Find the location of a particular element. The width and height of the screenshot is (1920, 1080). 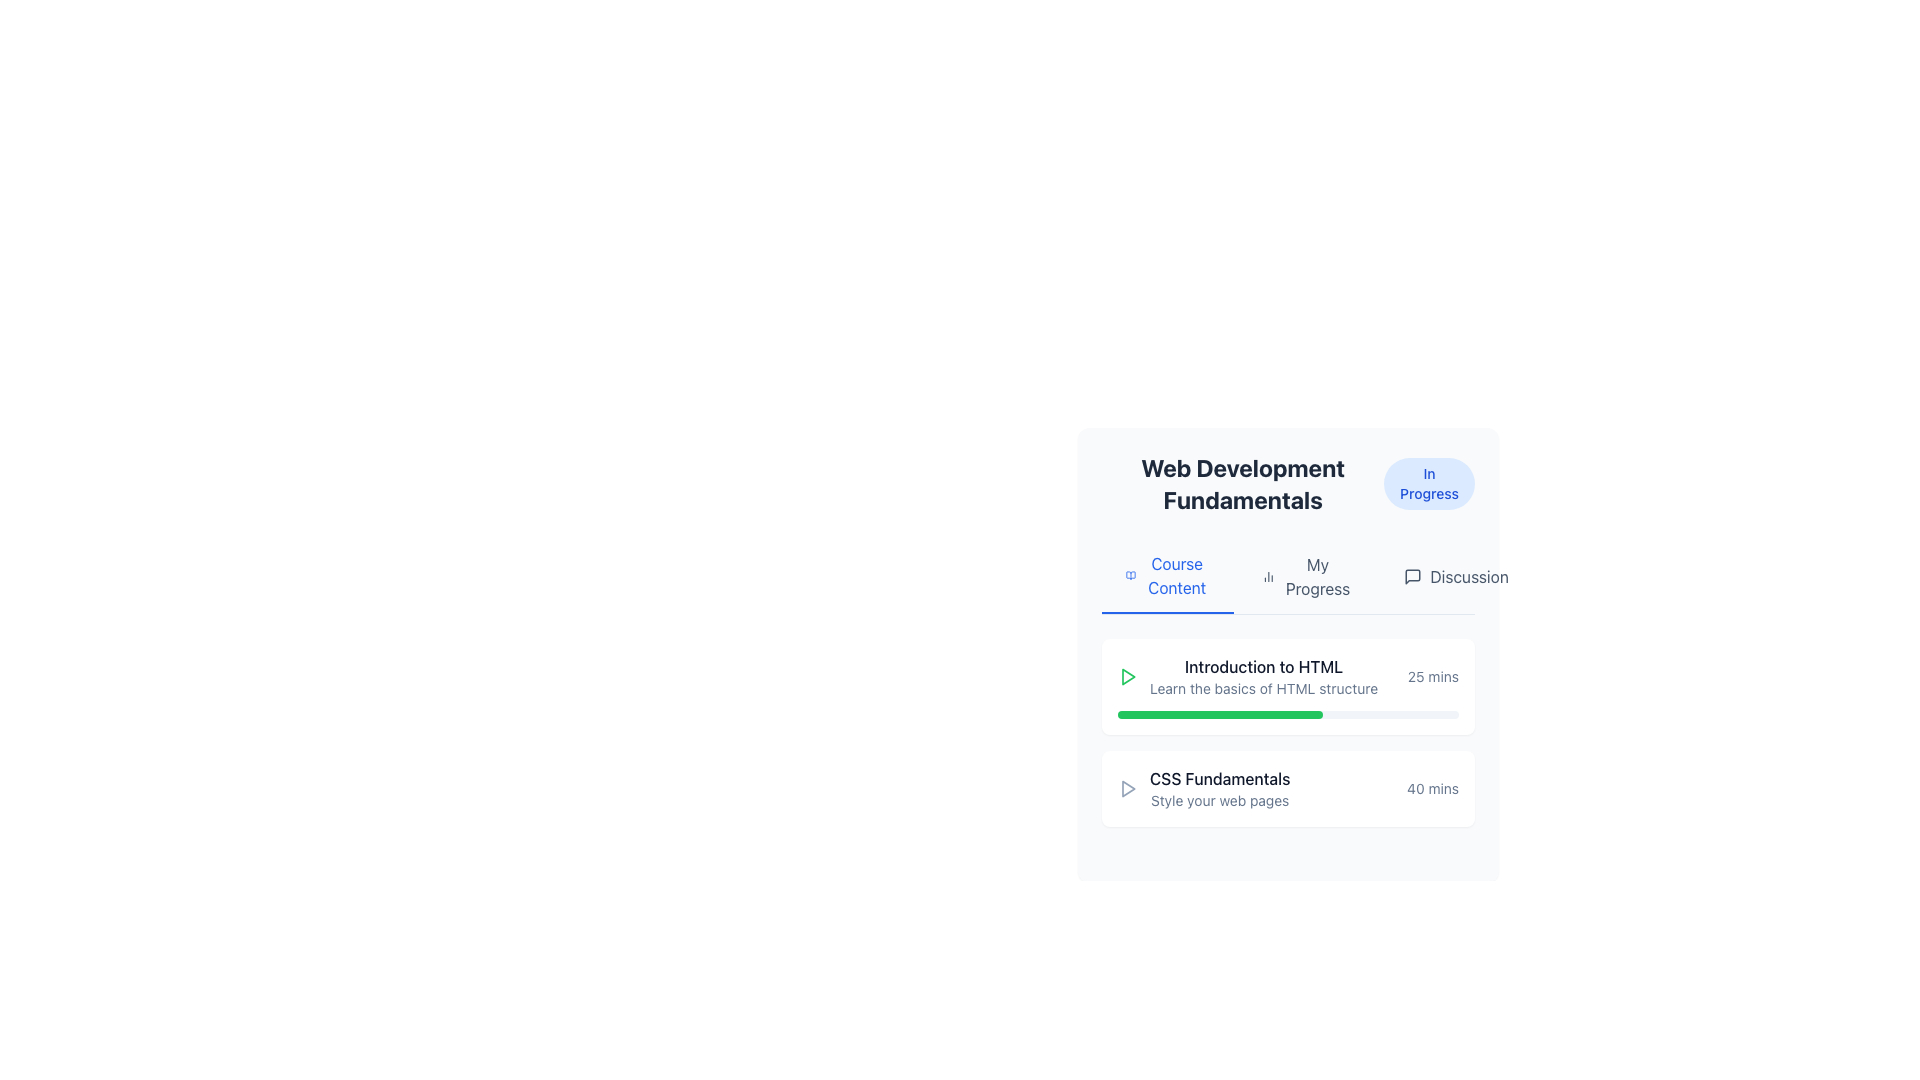

the 'Discussion' button in the navigation bar is located at coordinates (1455, 577).